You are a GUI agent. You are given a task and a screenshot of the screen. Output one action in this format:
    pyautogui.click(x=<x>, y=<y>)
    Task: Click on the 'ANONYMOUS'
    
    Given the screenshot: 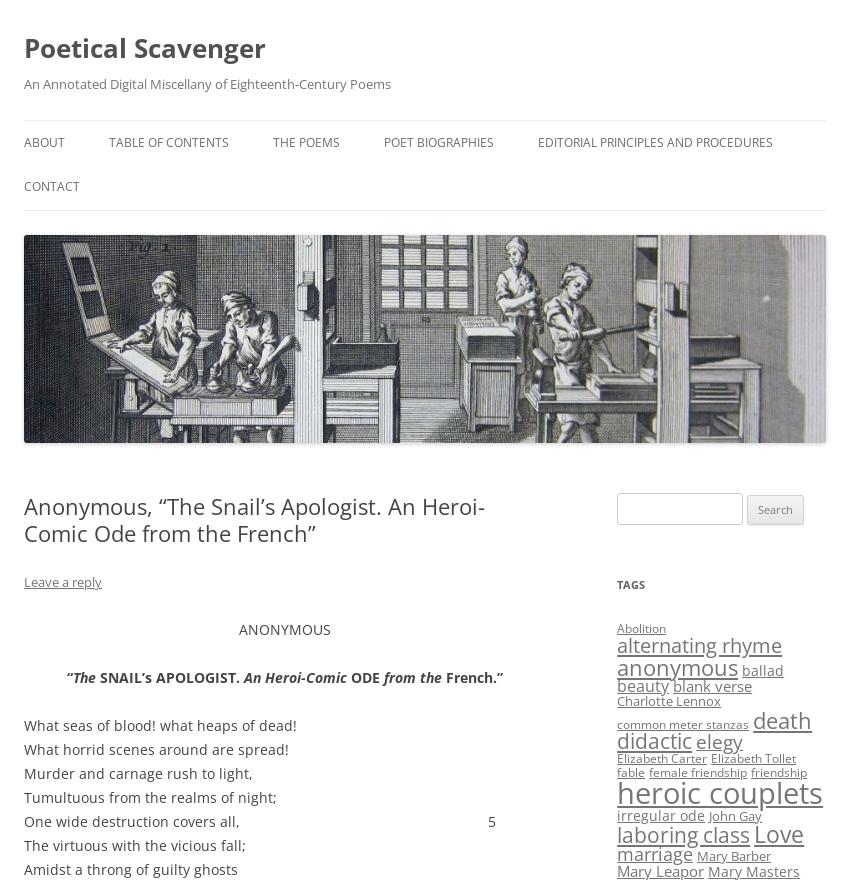 What is the action you would take?
    pyautogui.click(x=284, y=629)
    